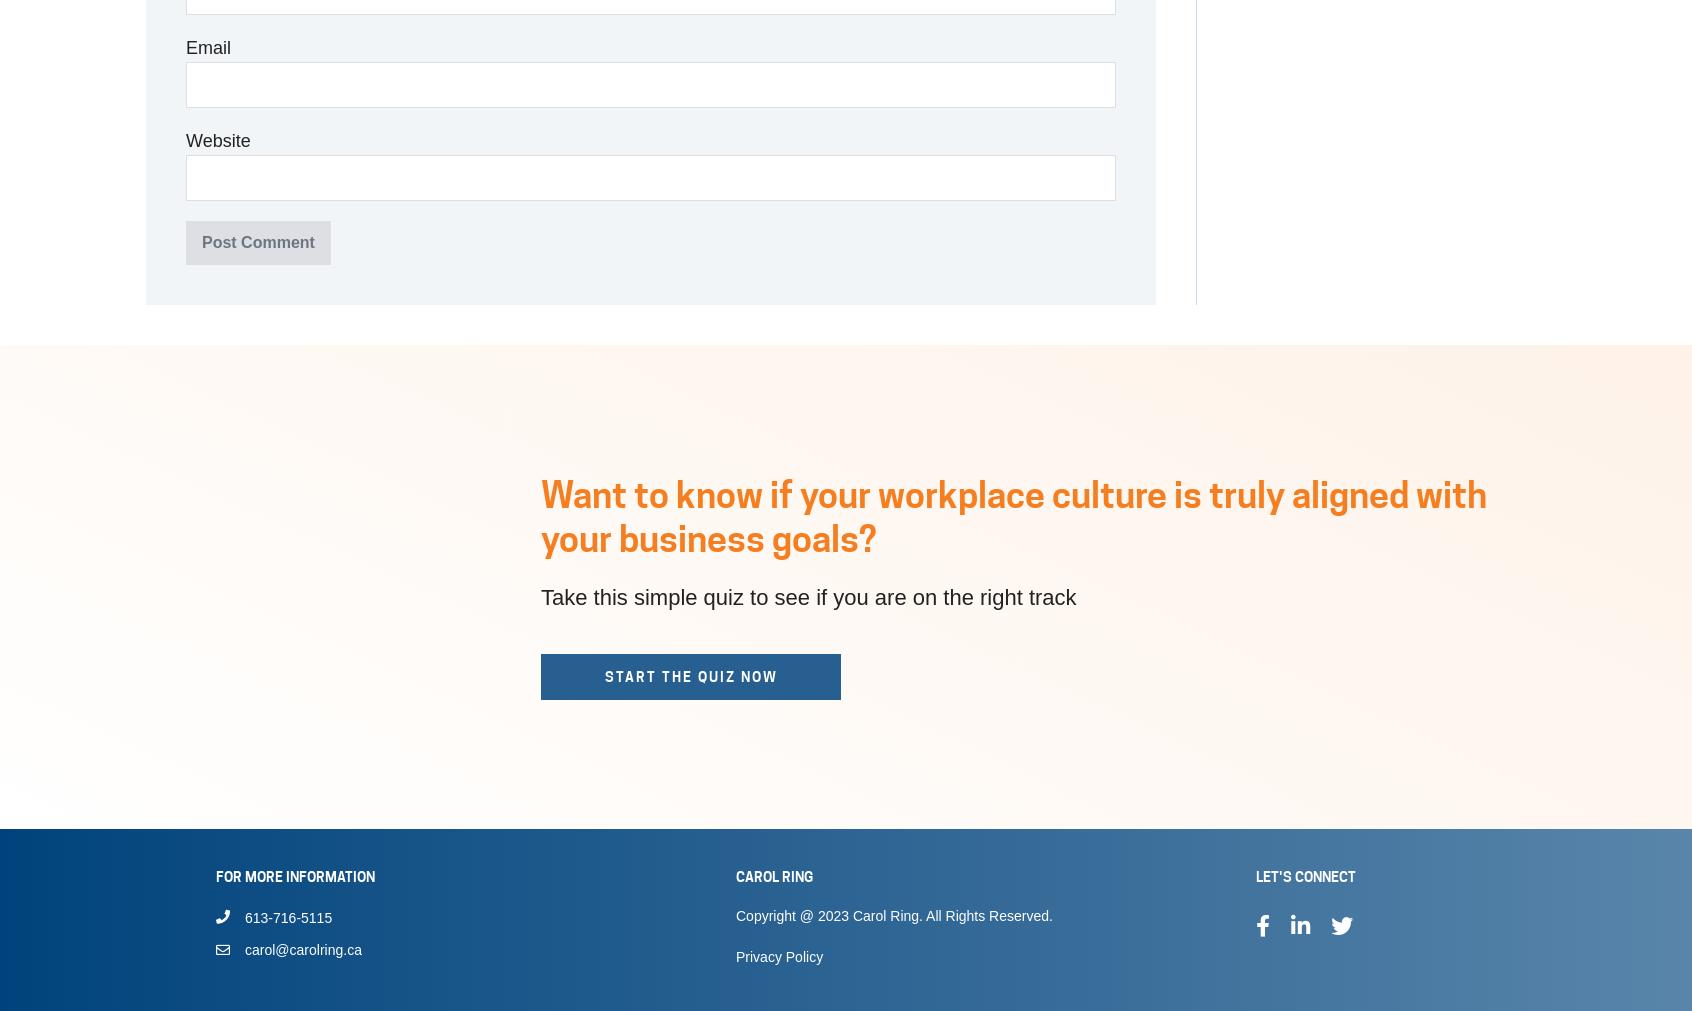 Image resolution: width=1692 pixels, height=1011 pixels. Describe the element at coordinates (207, 47) in the screenshot. I see `'Email'` at that location.